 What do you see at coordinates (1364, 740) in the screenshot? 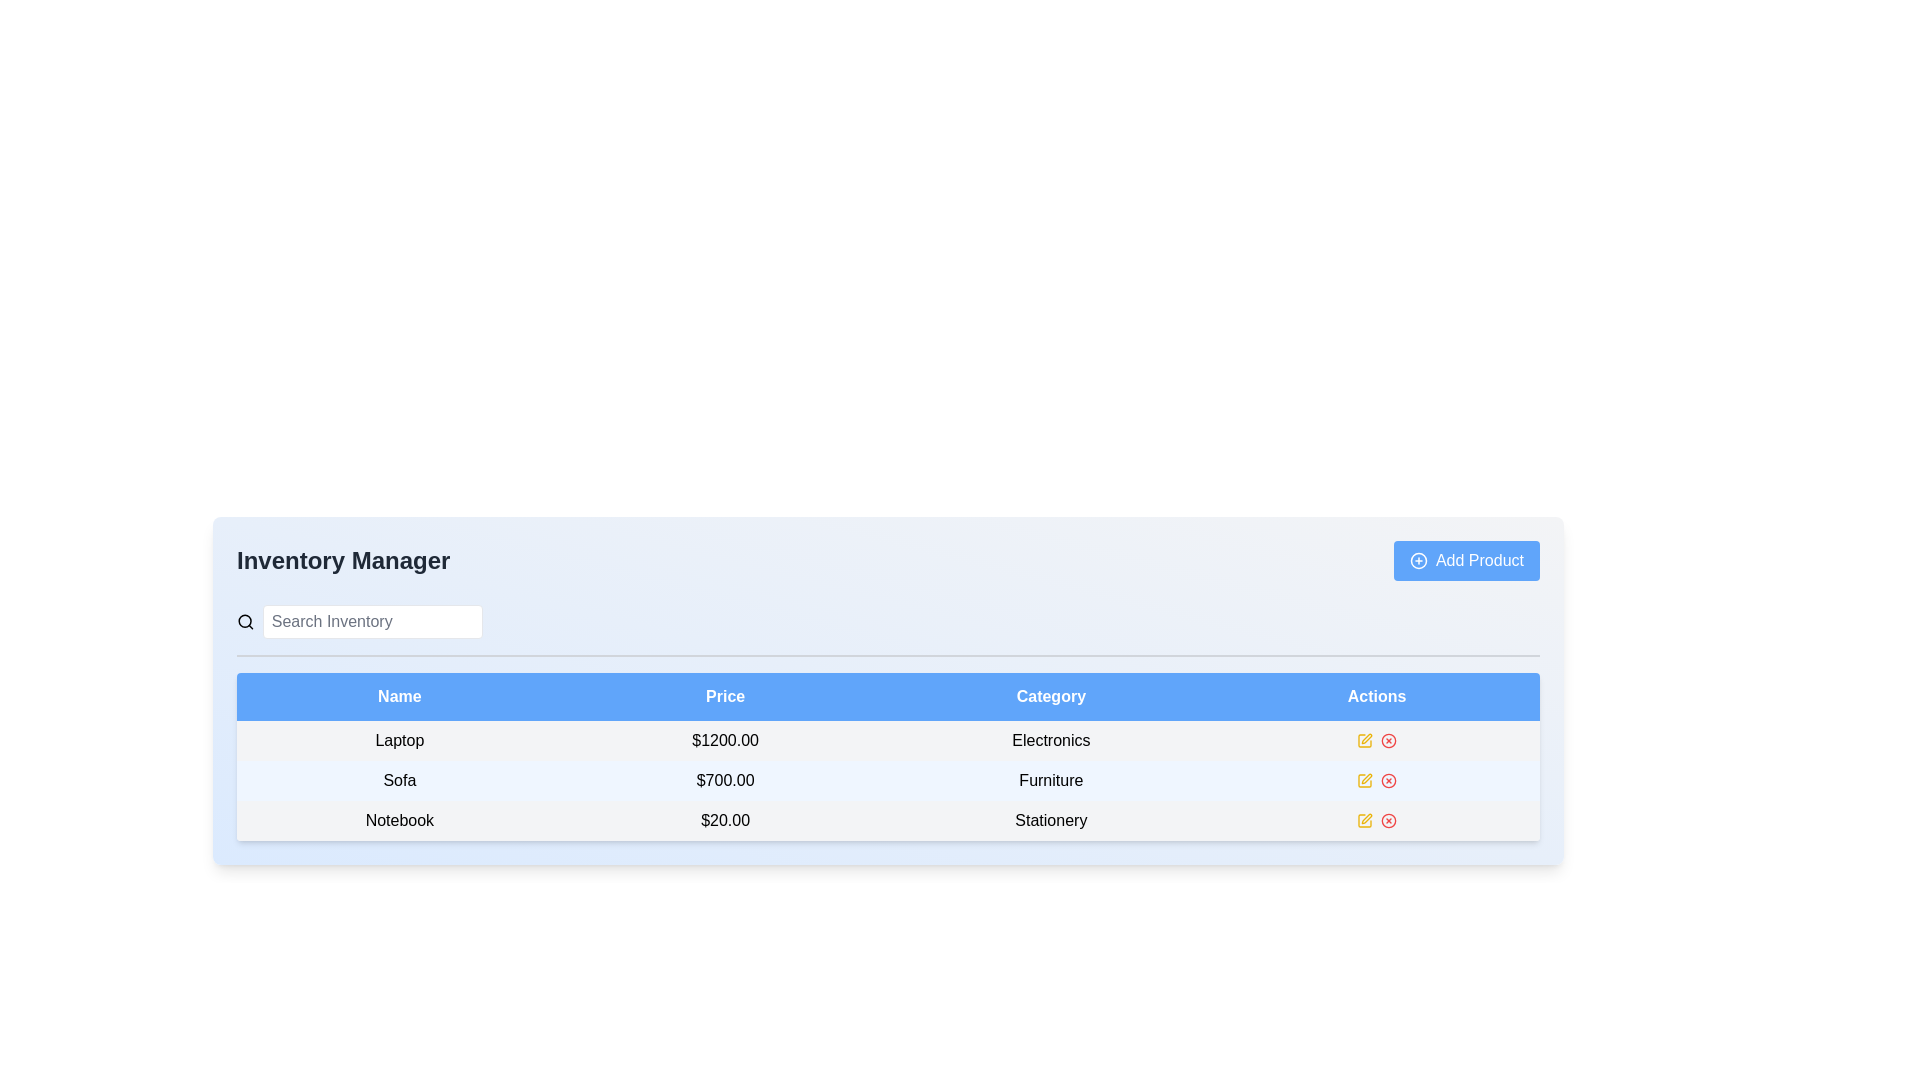
I see `the small square yellow edit button with a pencil symbol in the 'Actions' column of the Inventory Manager table to observe its hover effect` at bounding box center [1364, 740].